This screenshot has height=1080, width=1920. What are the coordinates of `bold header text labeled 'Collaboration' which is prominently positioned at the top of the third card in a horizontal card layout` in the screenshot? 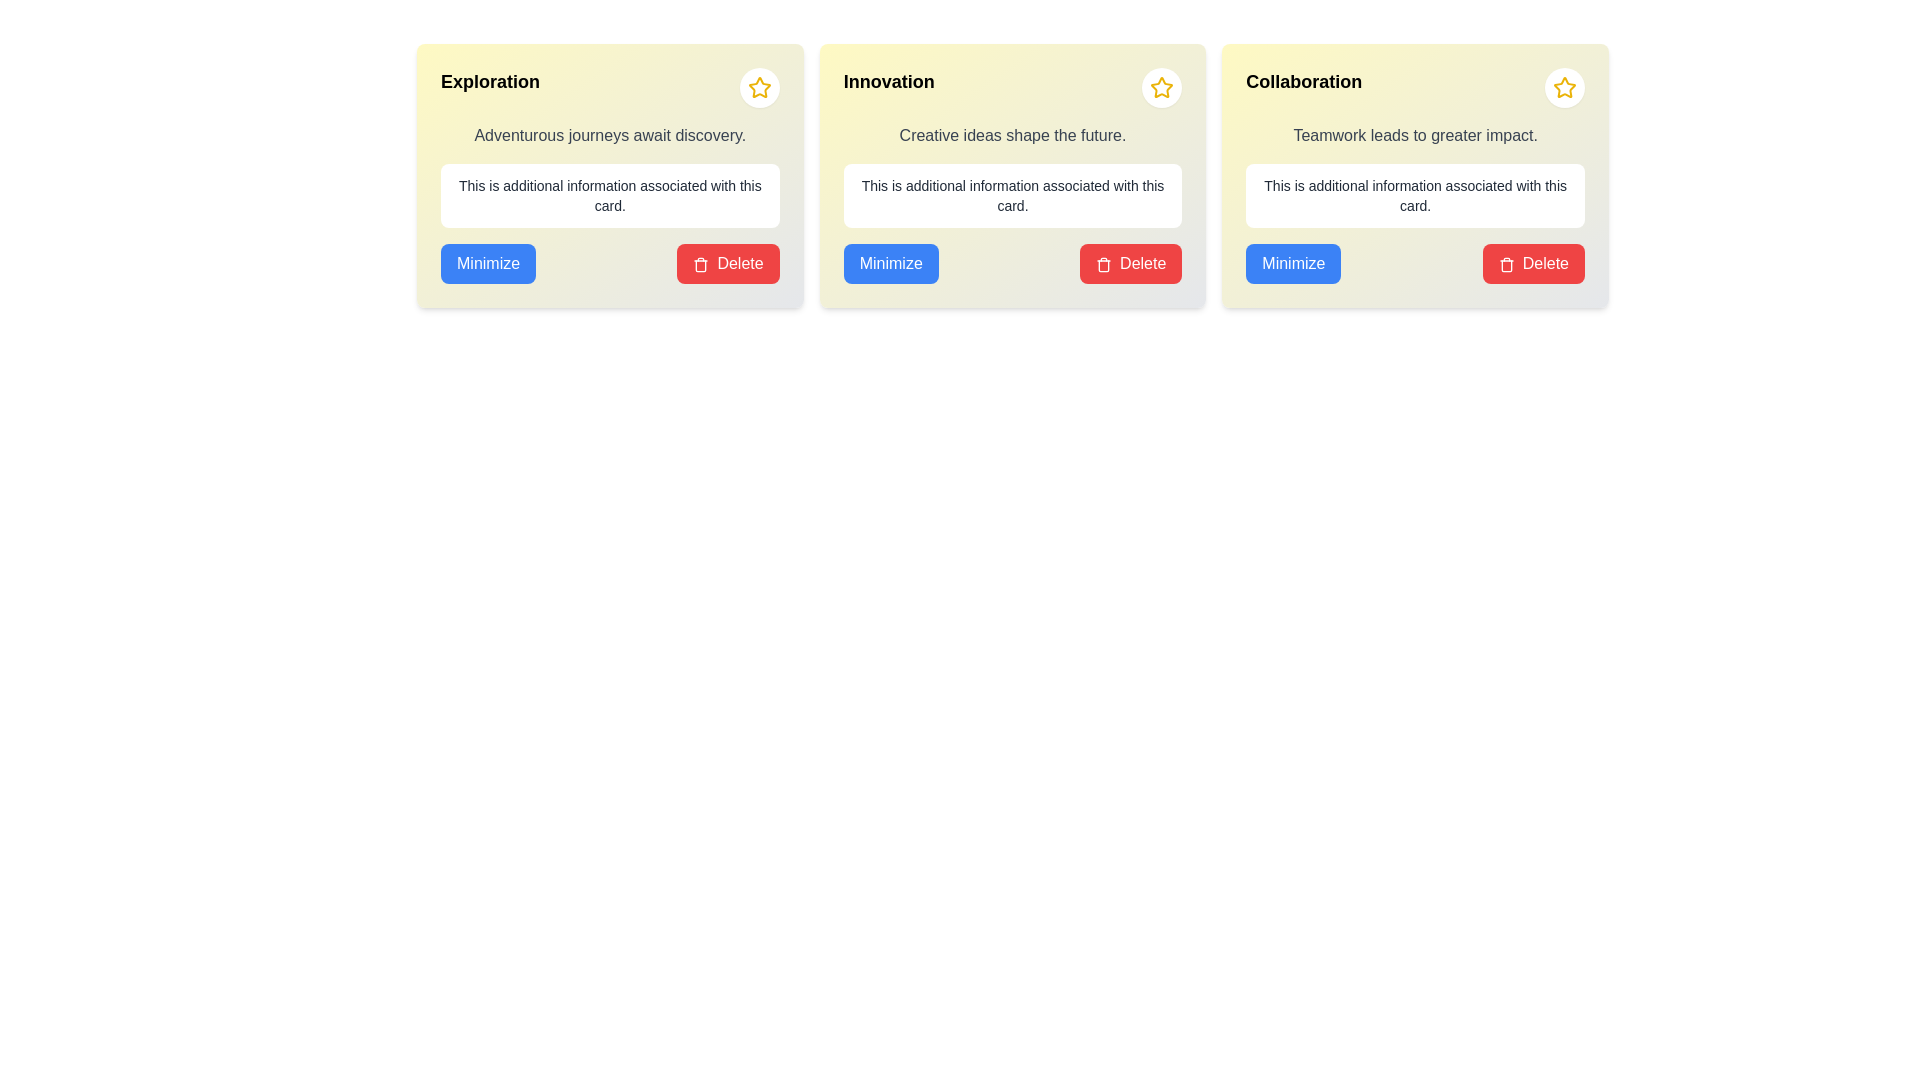 It's located at (1304, 87).